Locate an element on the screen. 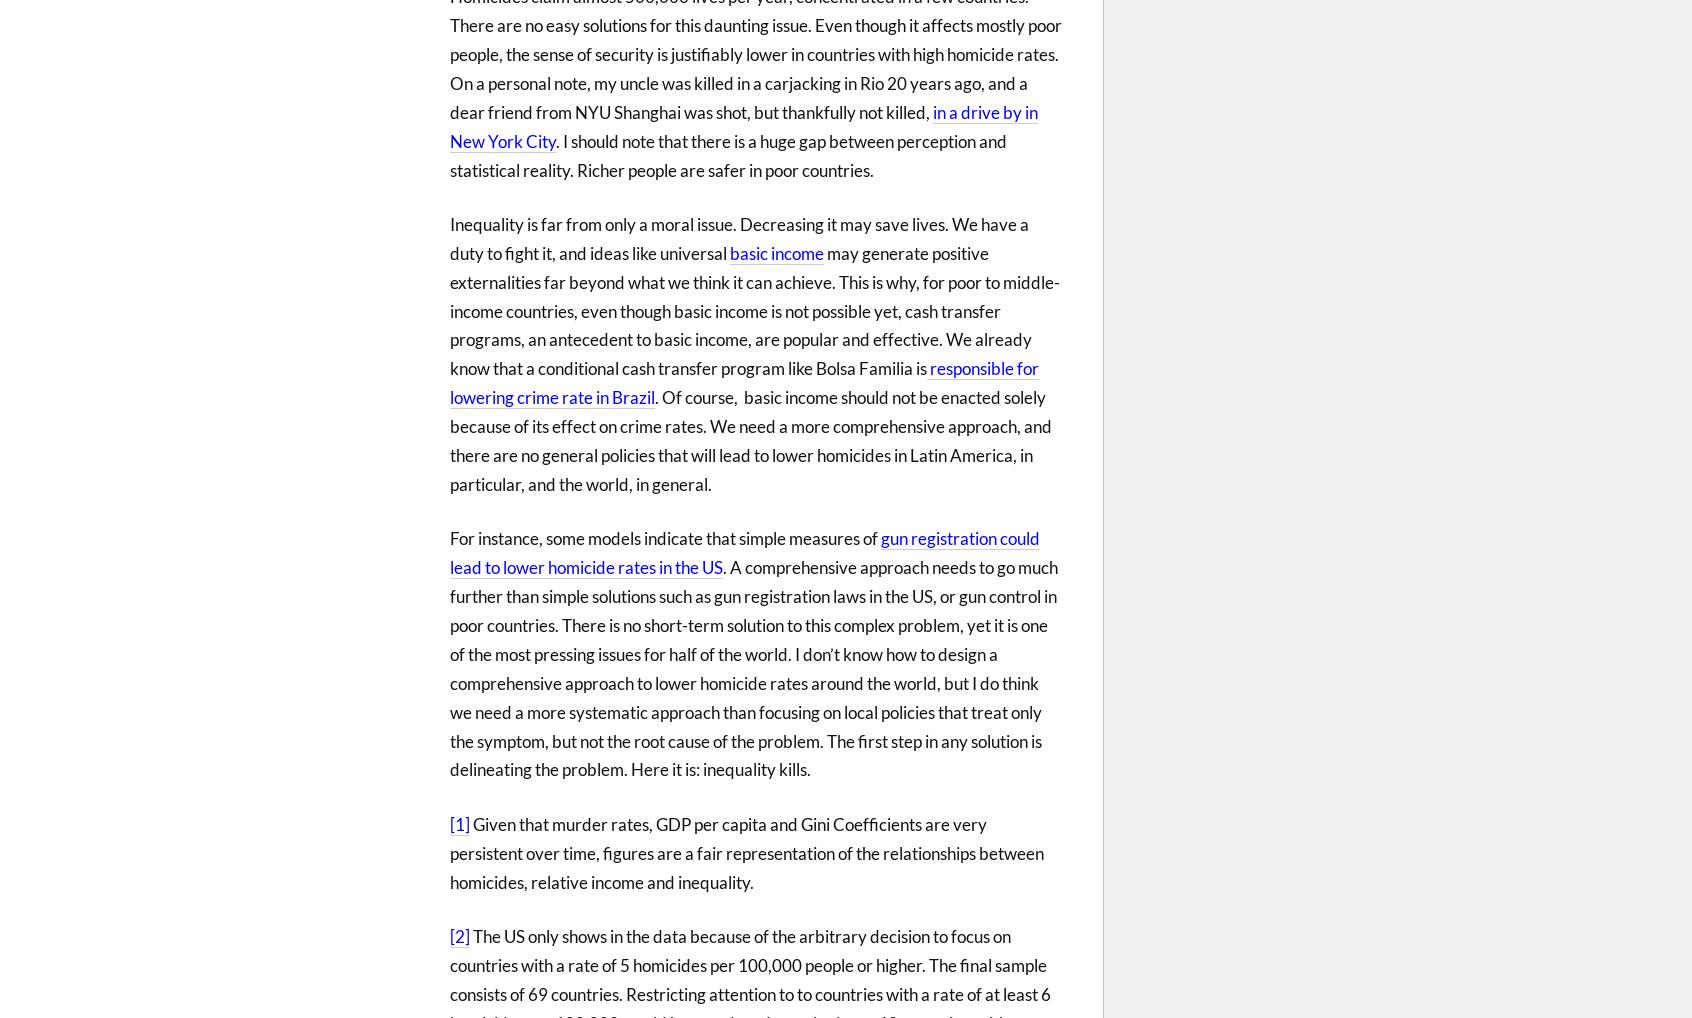 Image resolution: width=1692 pixels, height=1018 pixels. 'basic income' is located at coordinates (776, 251).